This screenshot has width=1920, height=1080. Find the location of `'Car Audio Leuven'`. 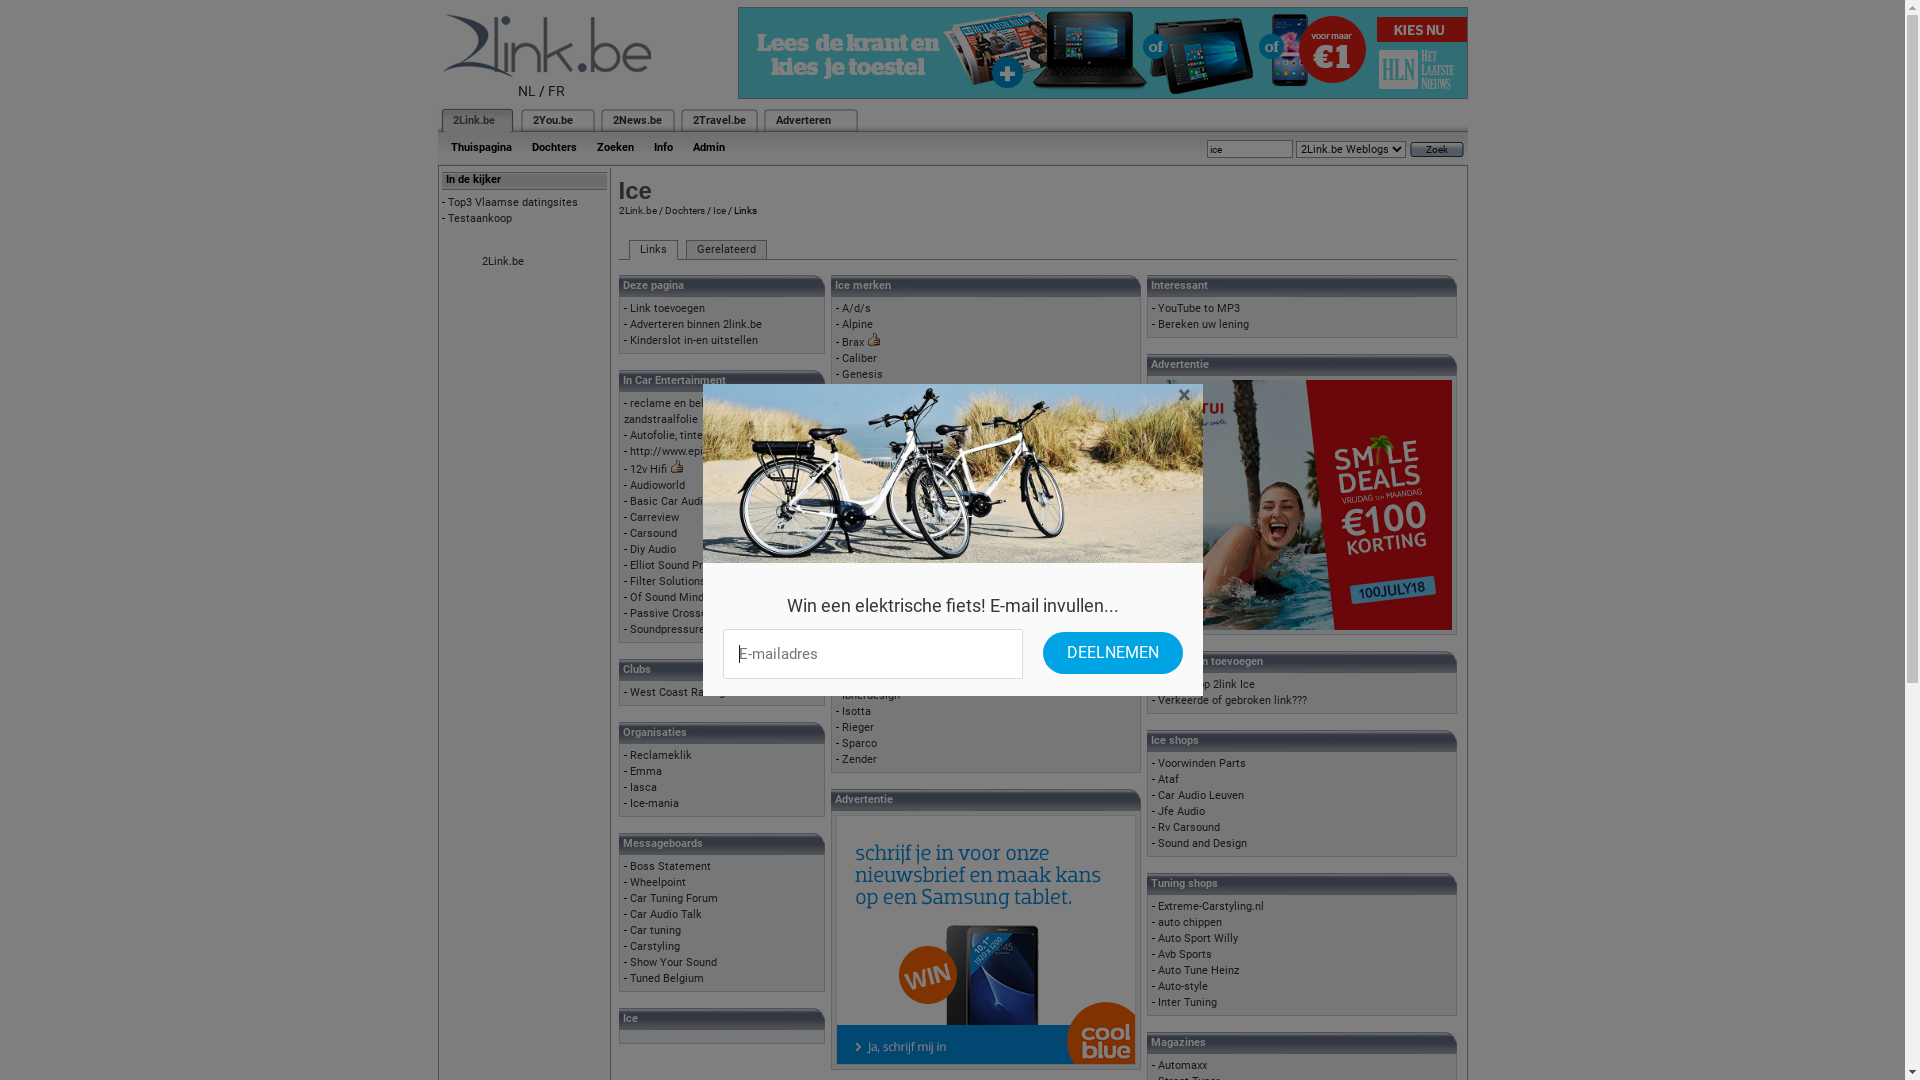

'Car Audio Leuven' is located at coordinates (1200, 794).